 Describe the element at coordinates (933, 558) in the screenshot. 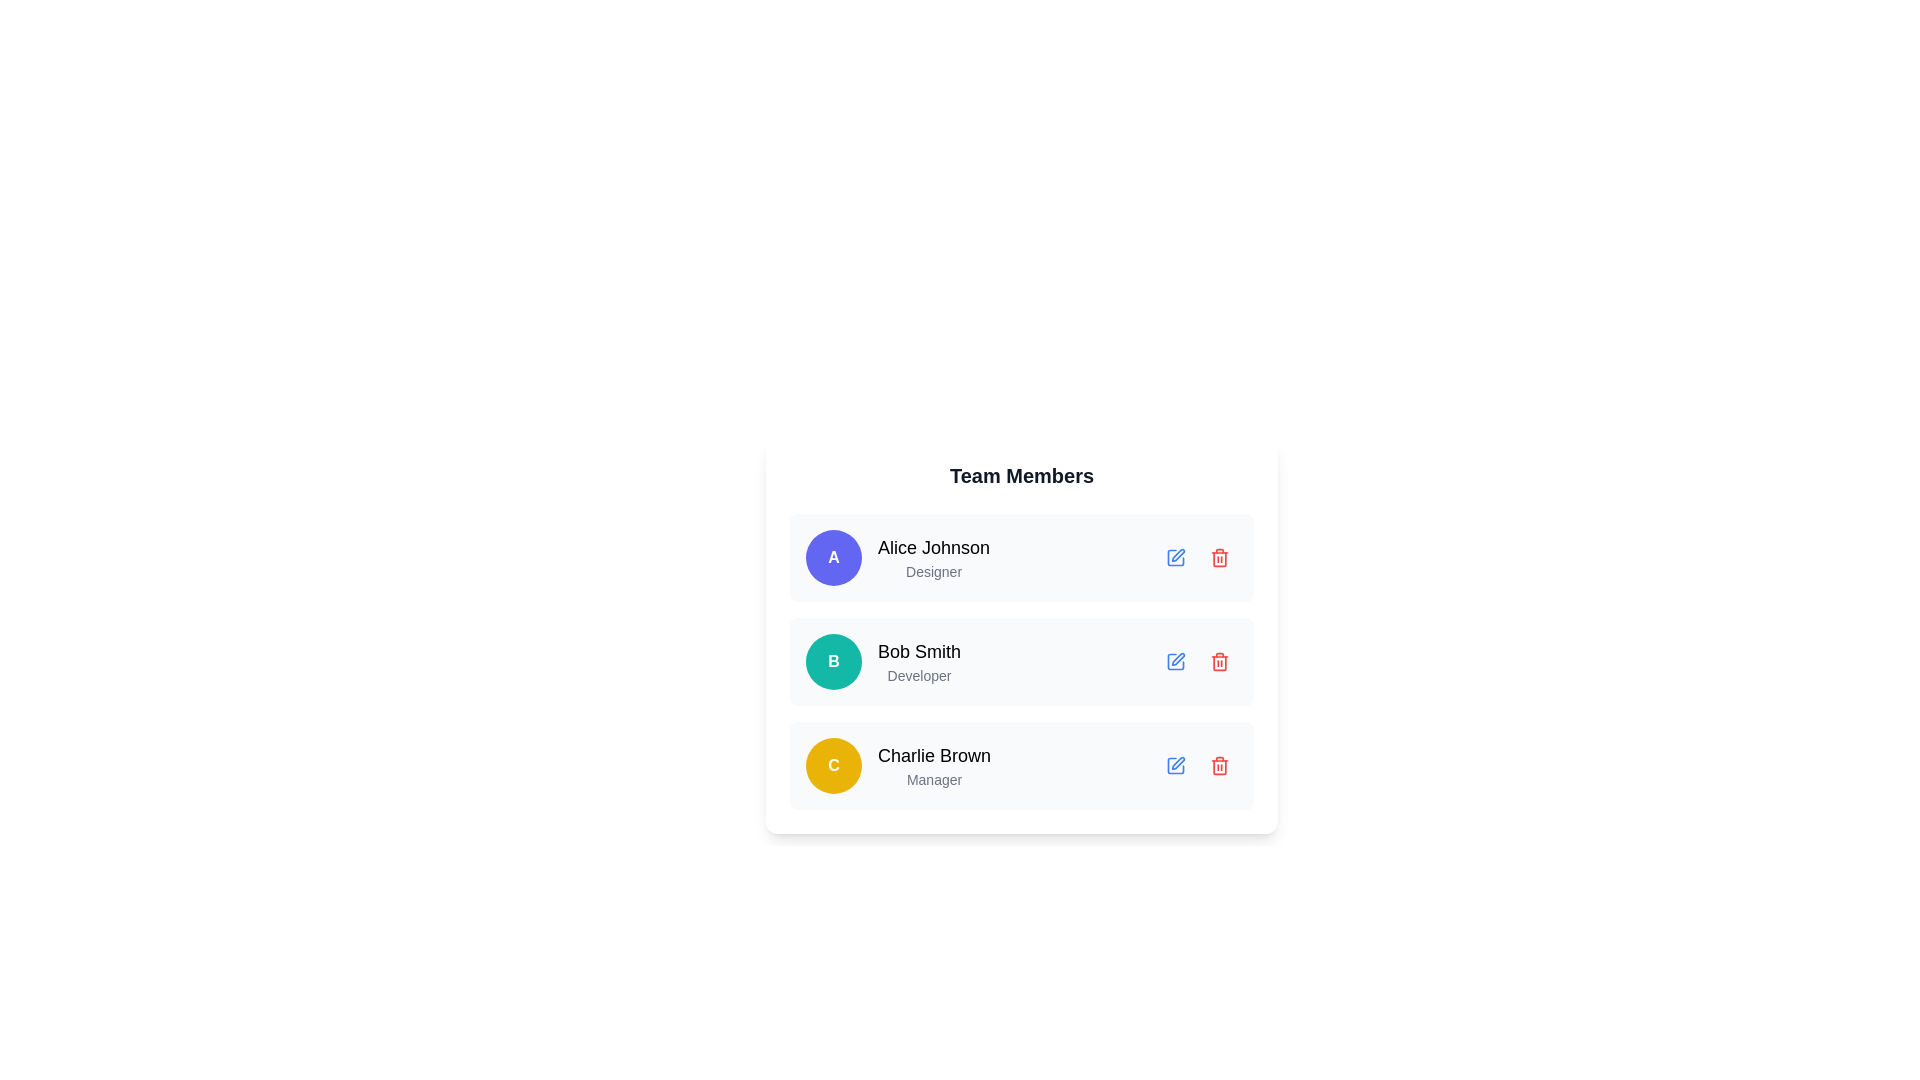

I see `the text label displaying 'Alice Johnson' and 'Designer', which is the first item in the vertically stacked list, positioned to the right of the purple circular avatar` at that location.